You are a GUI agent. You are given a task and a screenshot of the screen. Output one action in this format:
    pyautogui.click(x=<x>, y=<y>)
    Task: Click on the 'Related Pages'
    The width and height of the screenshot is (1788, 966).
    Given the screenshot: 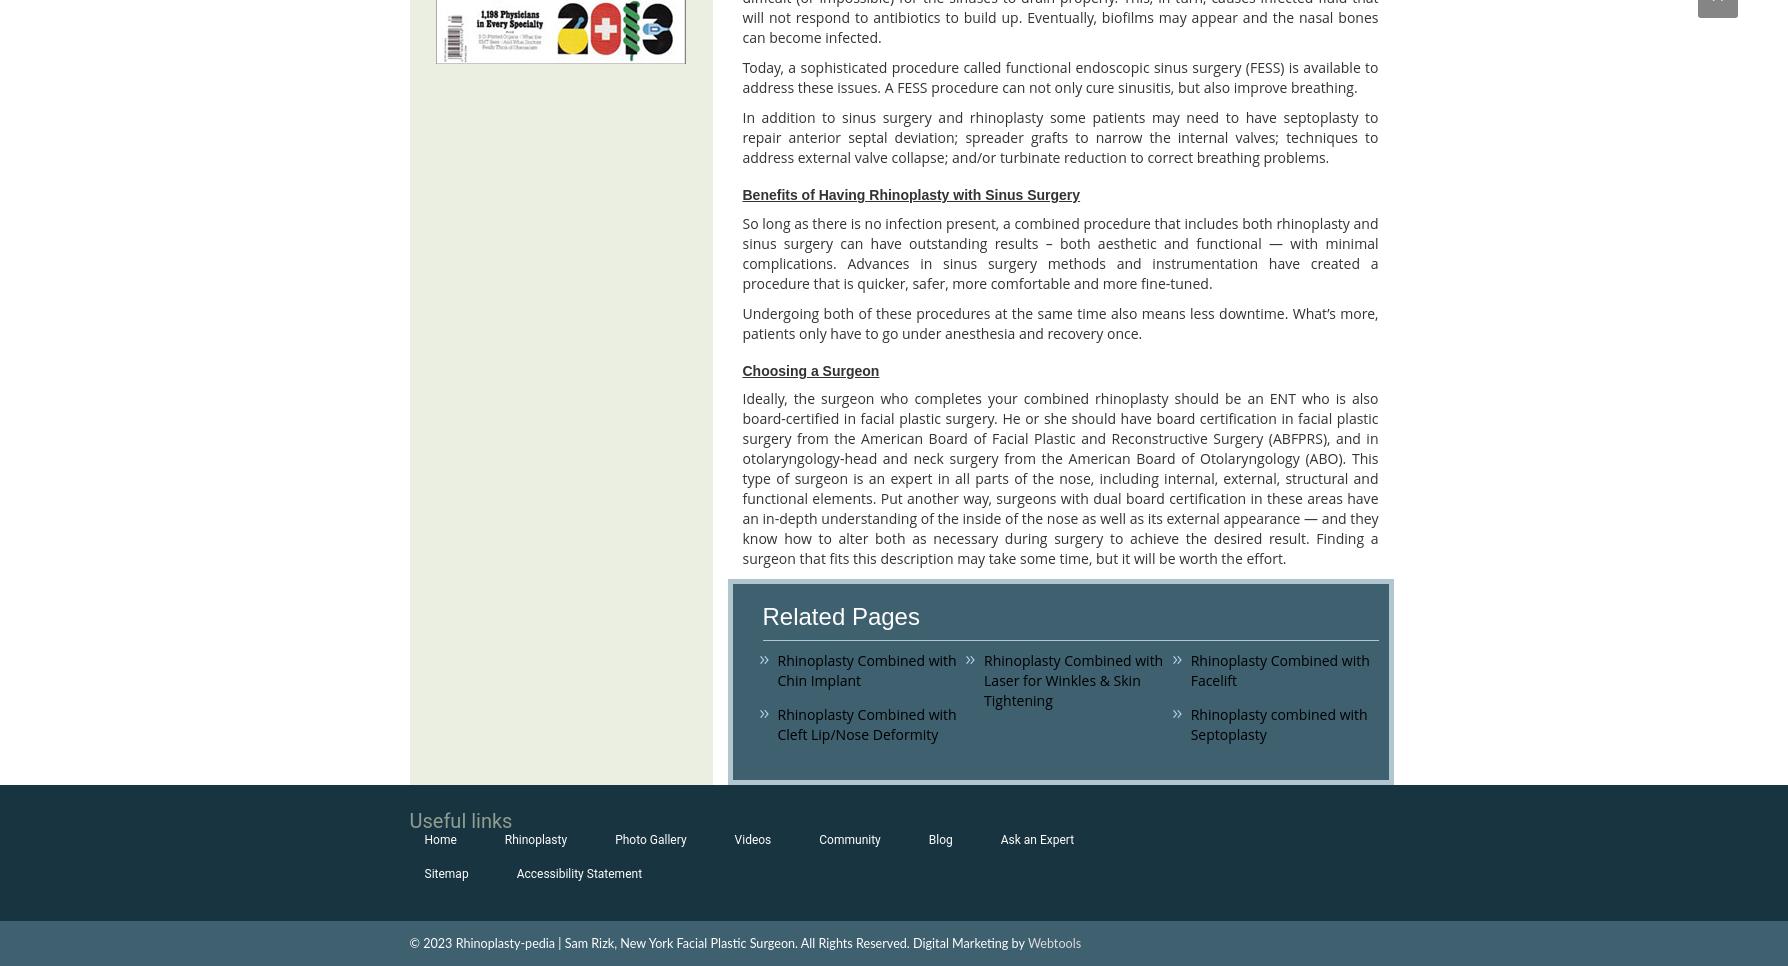 What is the action you would take?
    pyautogui.click(x=839, y=616)
    